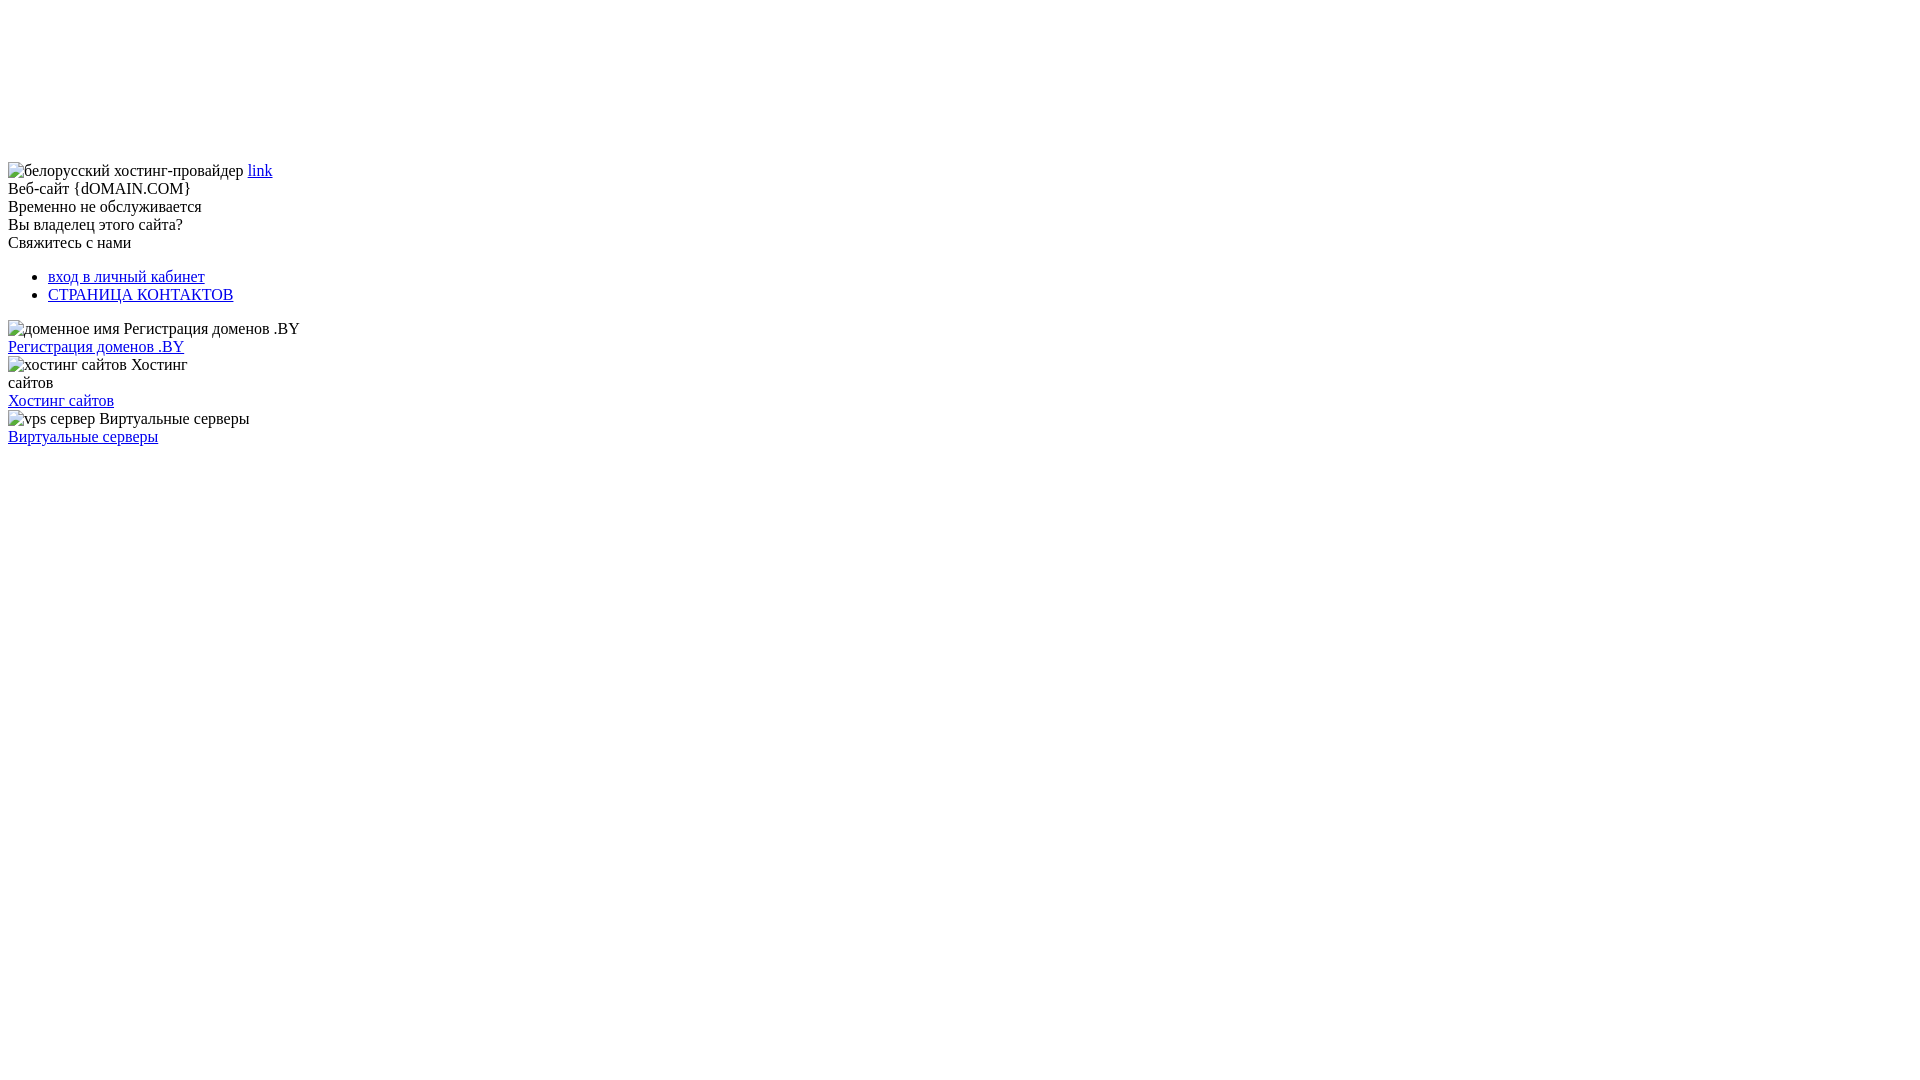 The image size is (1920, 1080). I want to click on 'link', so click(259, 169).